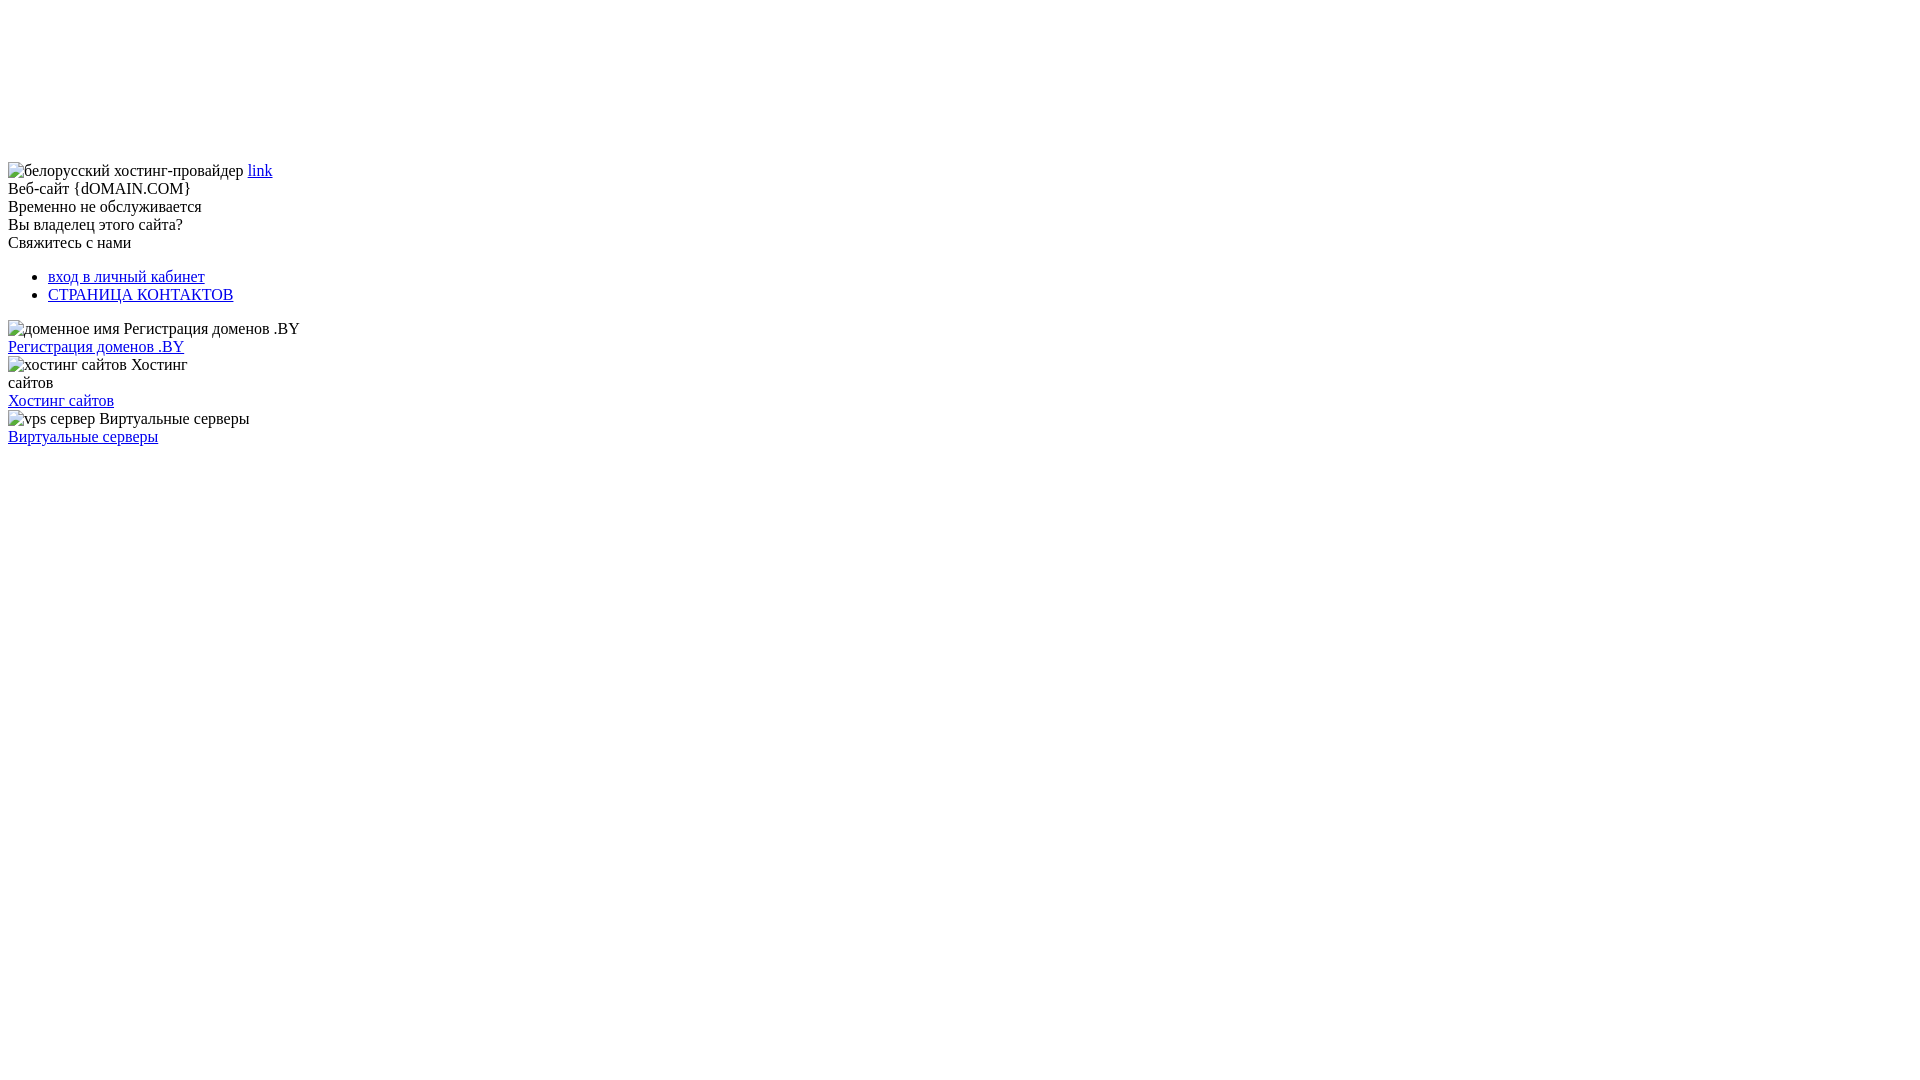 The image size is (1920, 1080). I want to click on 'link', so click(259, 169).